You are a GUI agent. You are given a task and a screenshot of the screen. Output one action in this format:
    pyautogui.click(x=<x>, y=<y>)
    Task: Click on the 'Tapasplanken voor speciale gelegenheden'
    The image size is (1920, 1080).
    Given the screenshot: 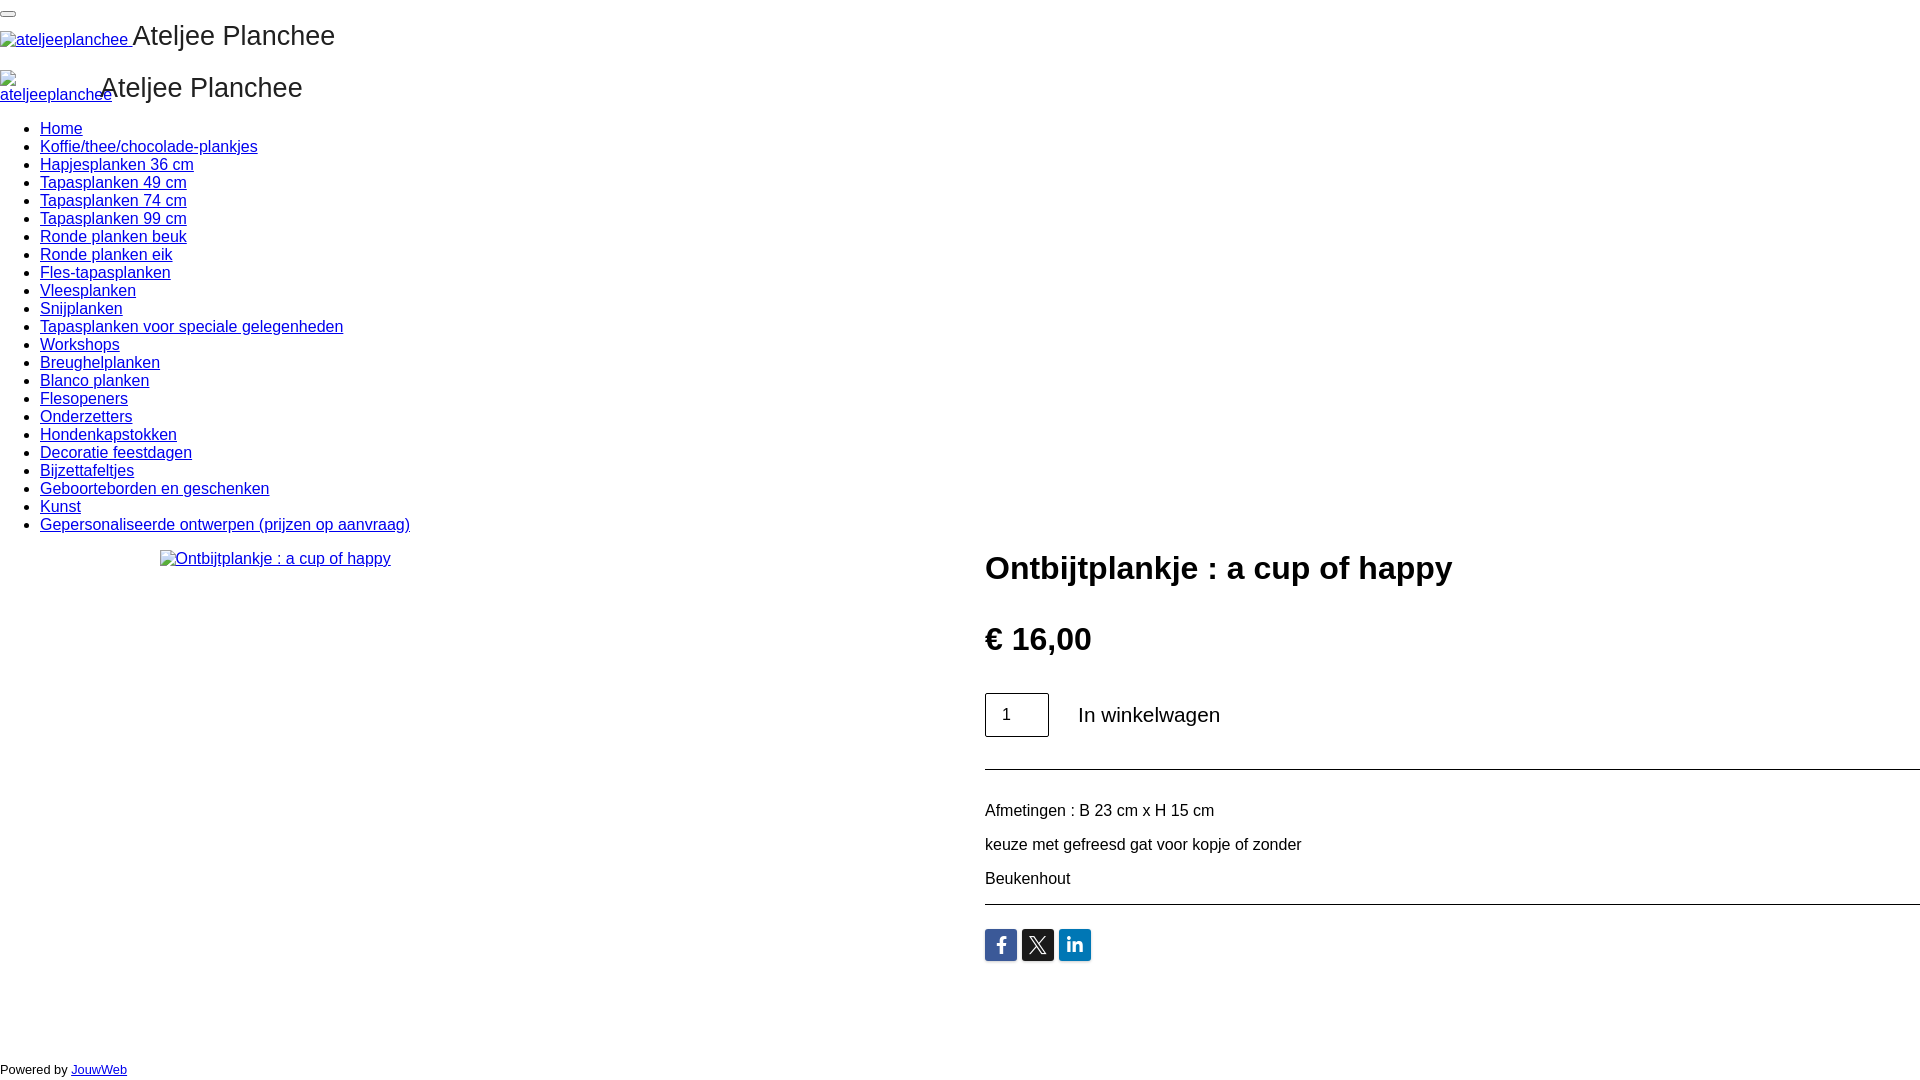 What is the action you would take?
    pyautogui.click(x=191, y=325)
    